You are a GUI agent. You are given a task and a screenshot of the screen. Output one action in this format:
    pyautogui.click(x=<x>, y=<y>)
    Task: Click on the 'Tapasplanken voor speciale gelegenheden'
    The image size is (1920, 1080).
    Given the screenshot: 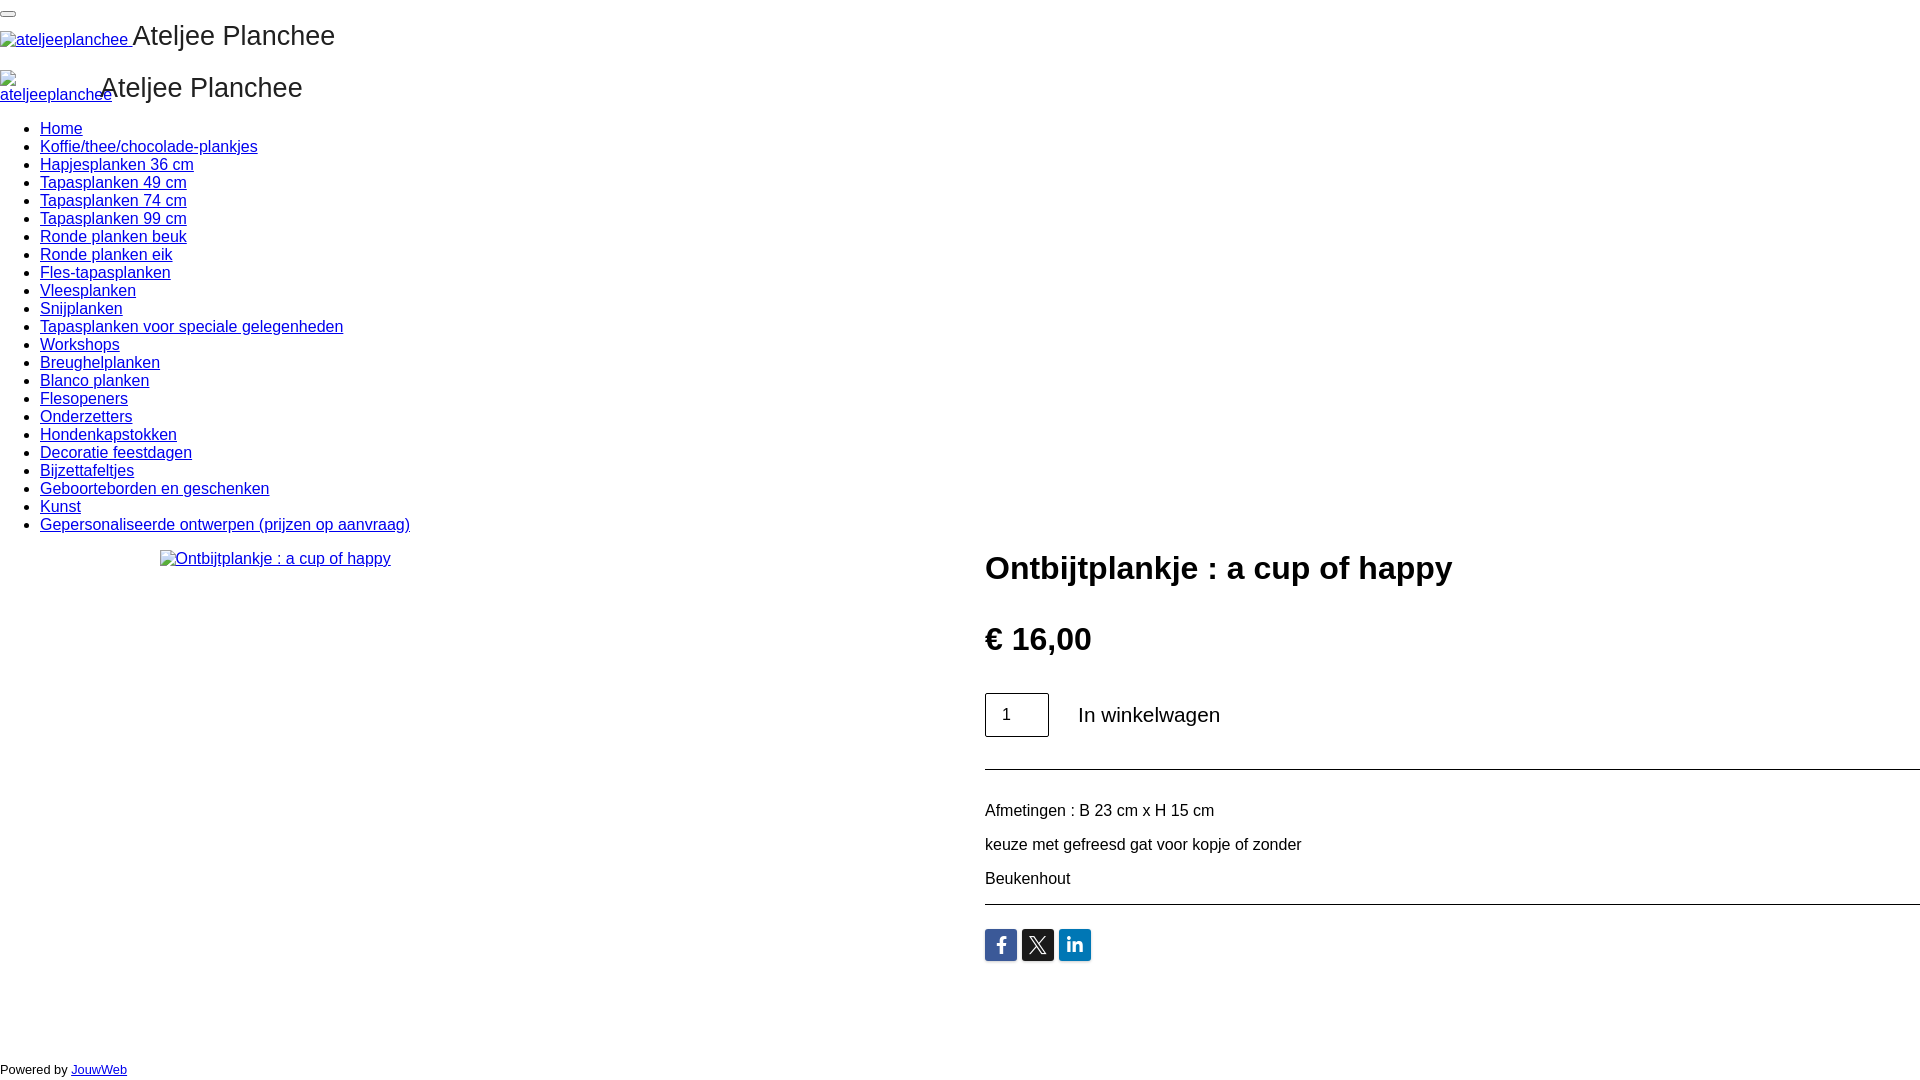 What is the action you would take?
    pyautogui.click(x=191, y=325)
    